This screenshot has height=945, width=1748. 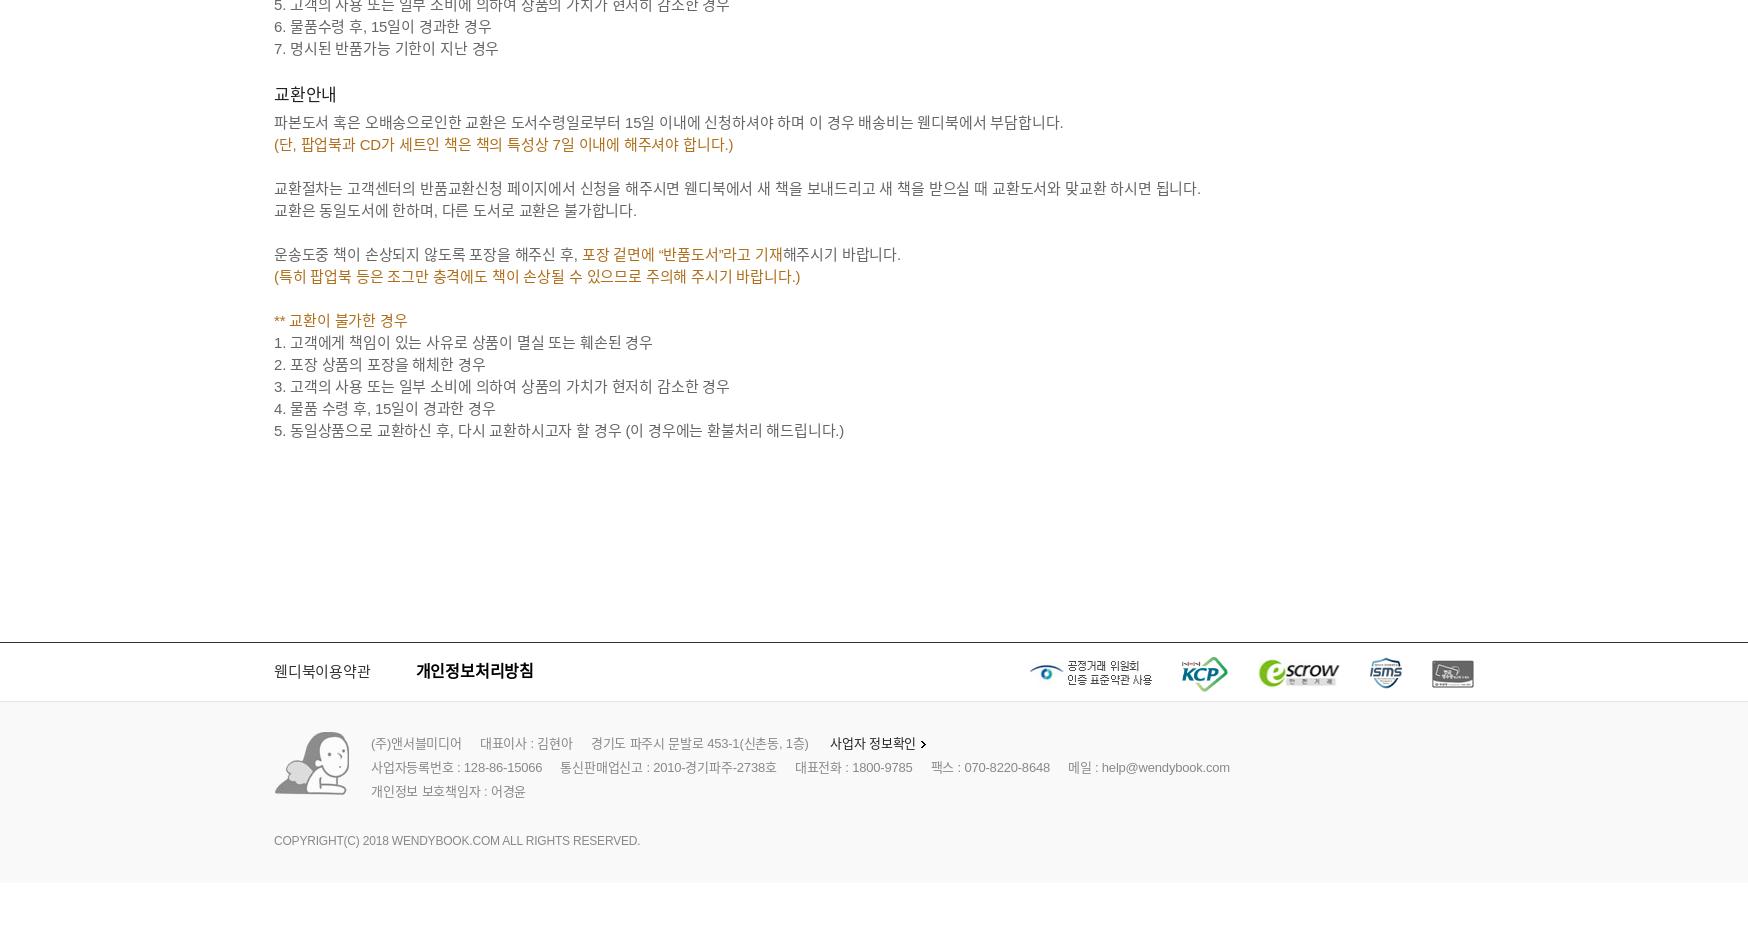 What do you see at coordinates (668, 121) in the screenshot?
I see `'파본도서 혹은 오배송으로인한 교환은 도서수령일로부터 15일 이내에 신청하셔야 하며 이 경우 배송비는 웬디북에서 부담합니다.'` at bounding box center [668, 121].